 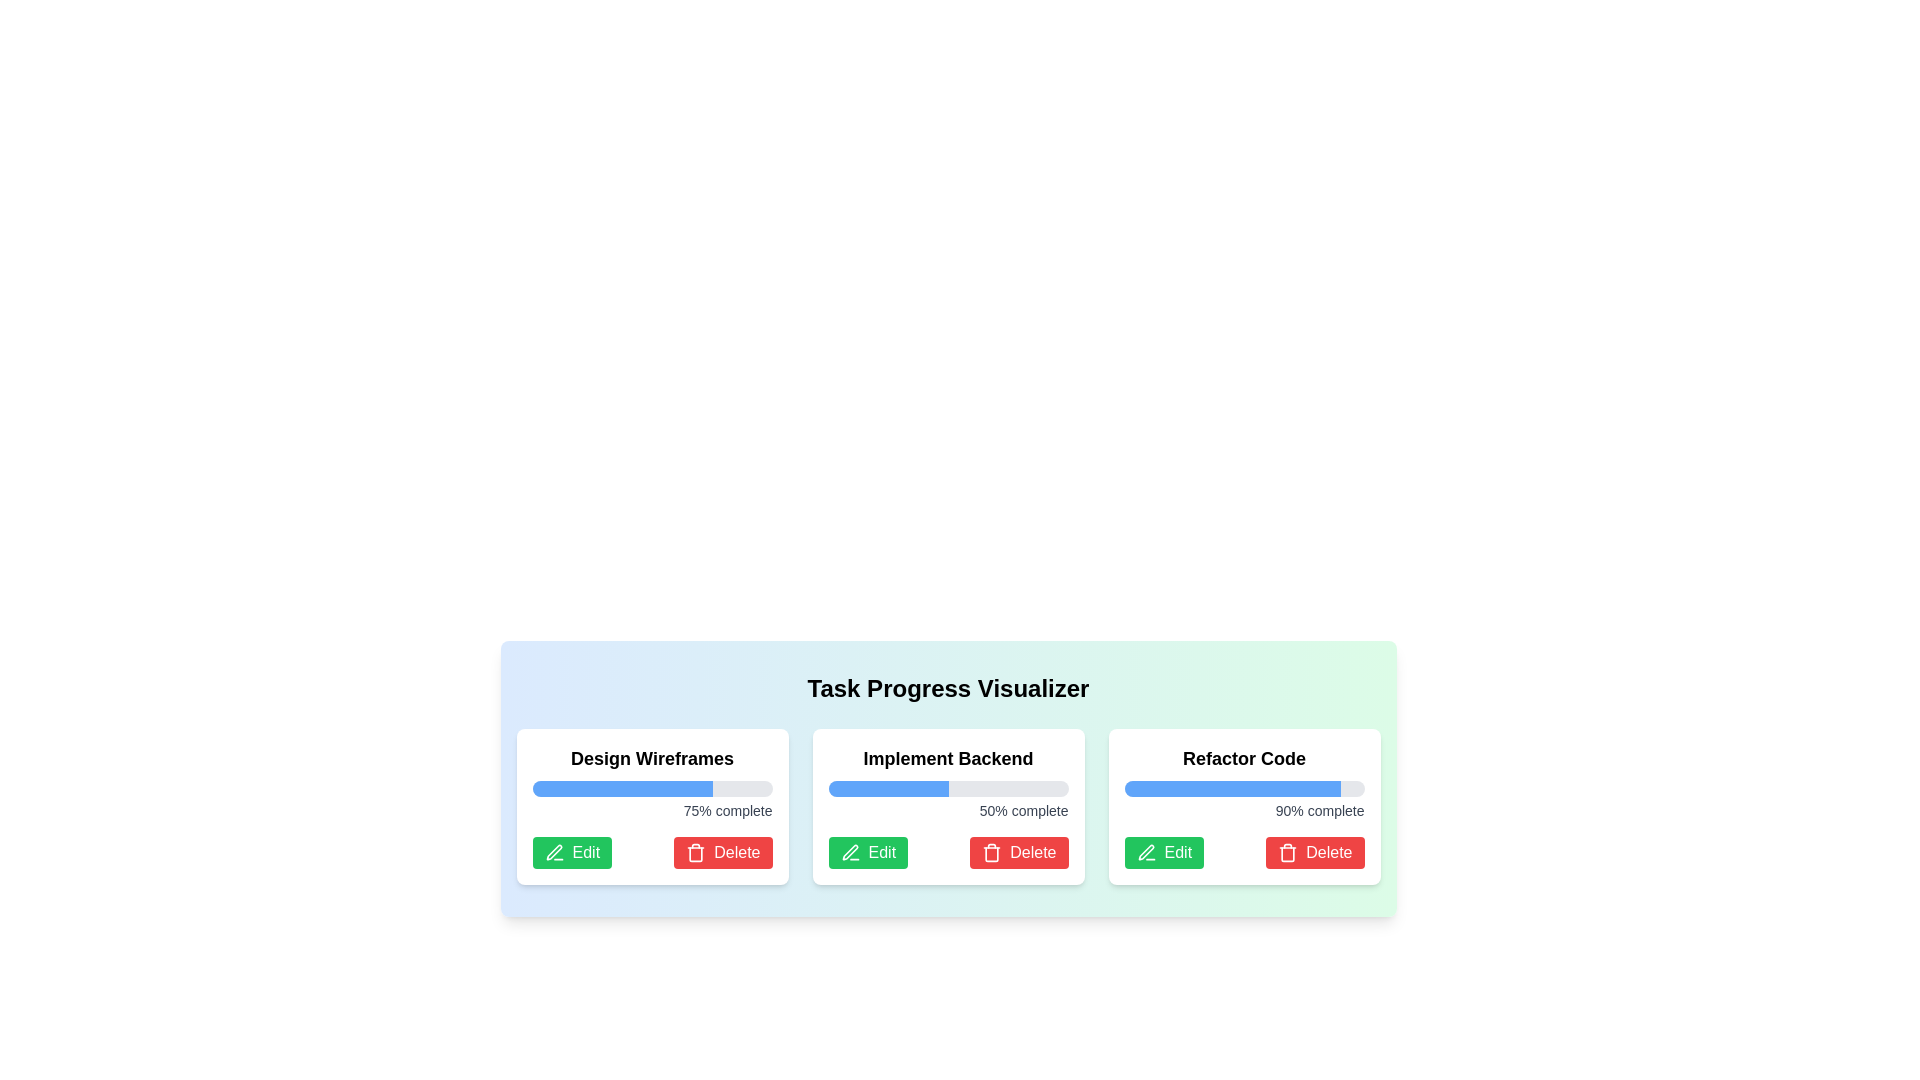 I want to click on the delete icon located within the 'Delete' button at the bottom of the 'Implement Backend' card, so click(x=992, y=852).